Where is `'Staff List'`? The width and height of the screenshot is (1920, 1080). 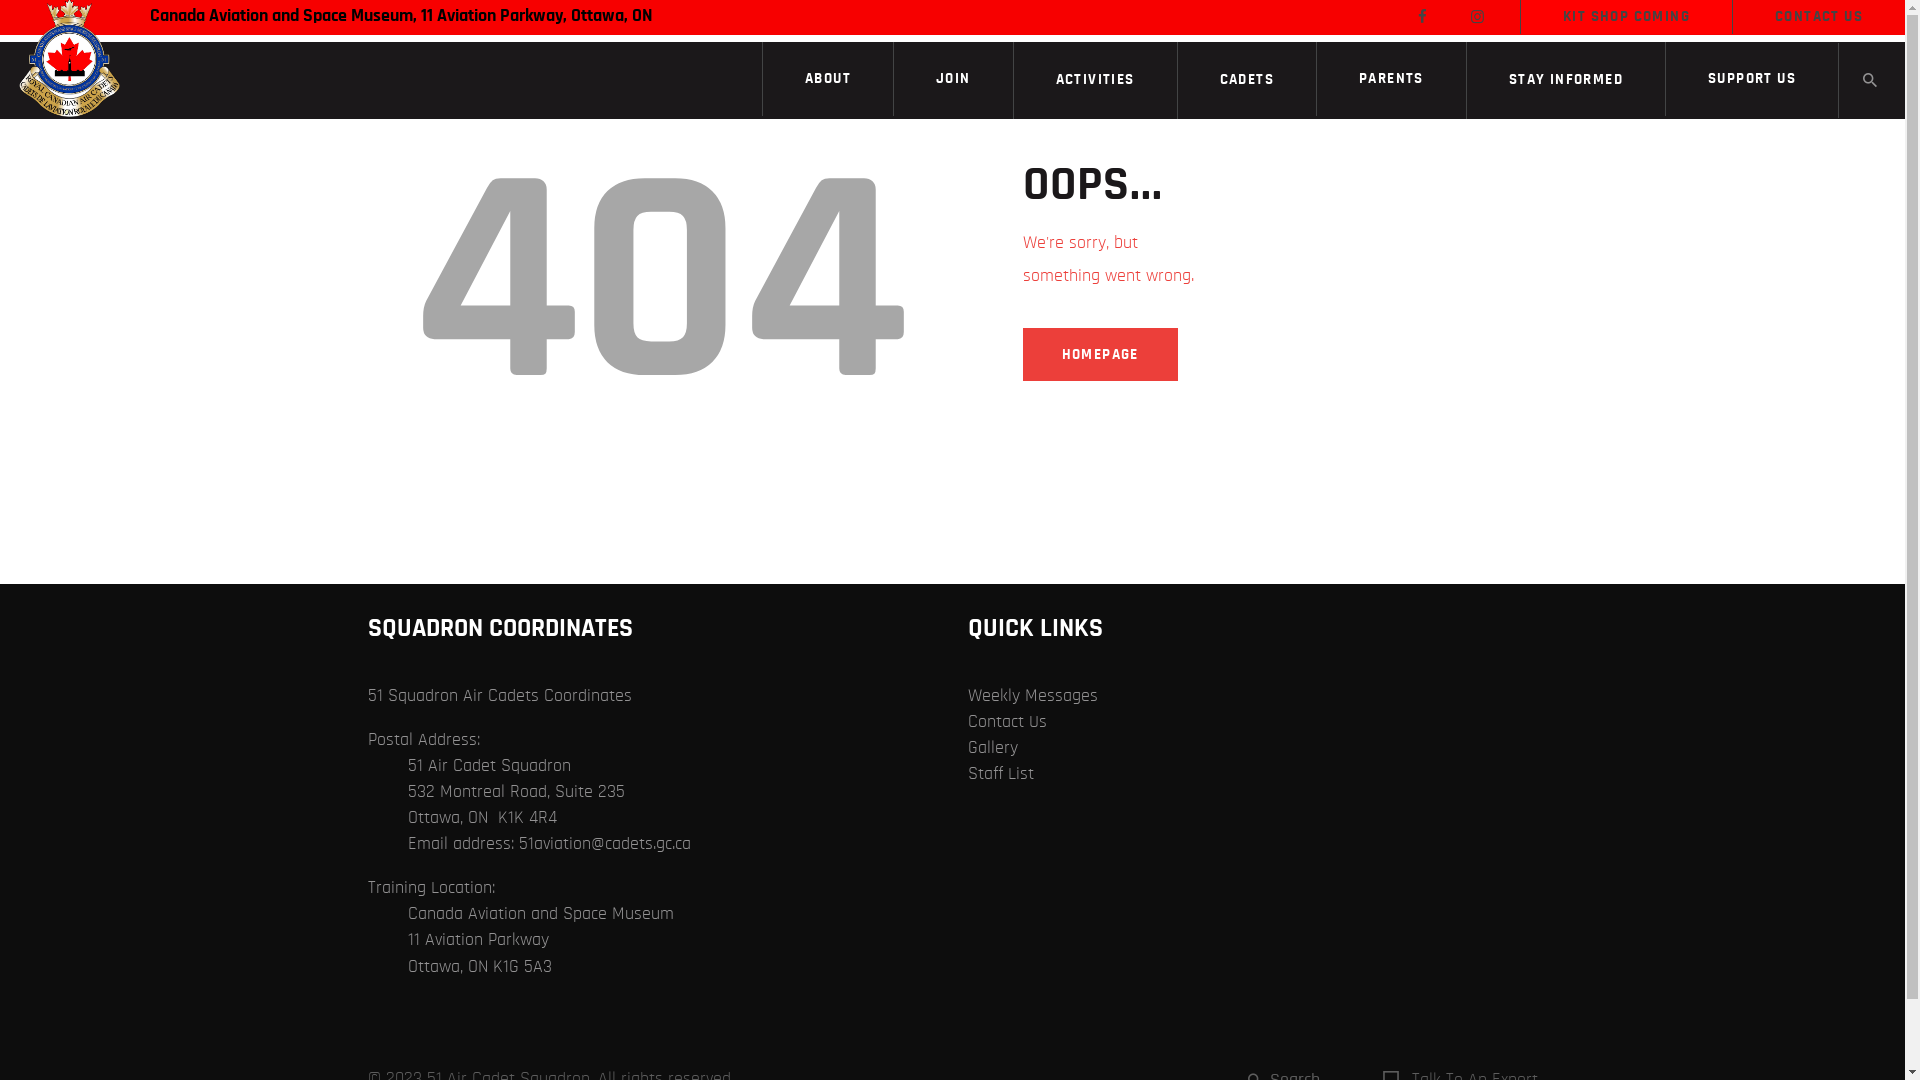 'Staff List' is located at coordinates (1001, 773).